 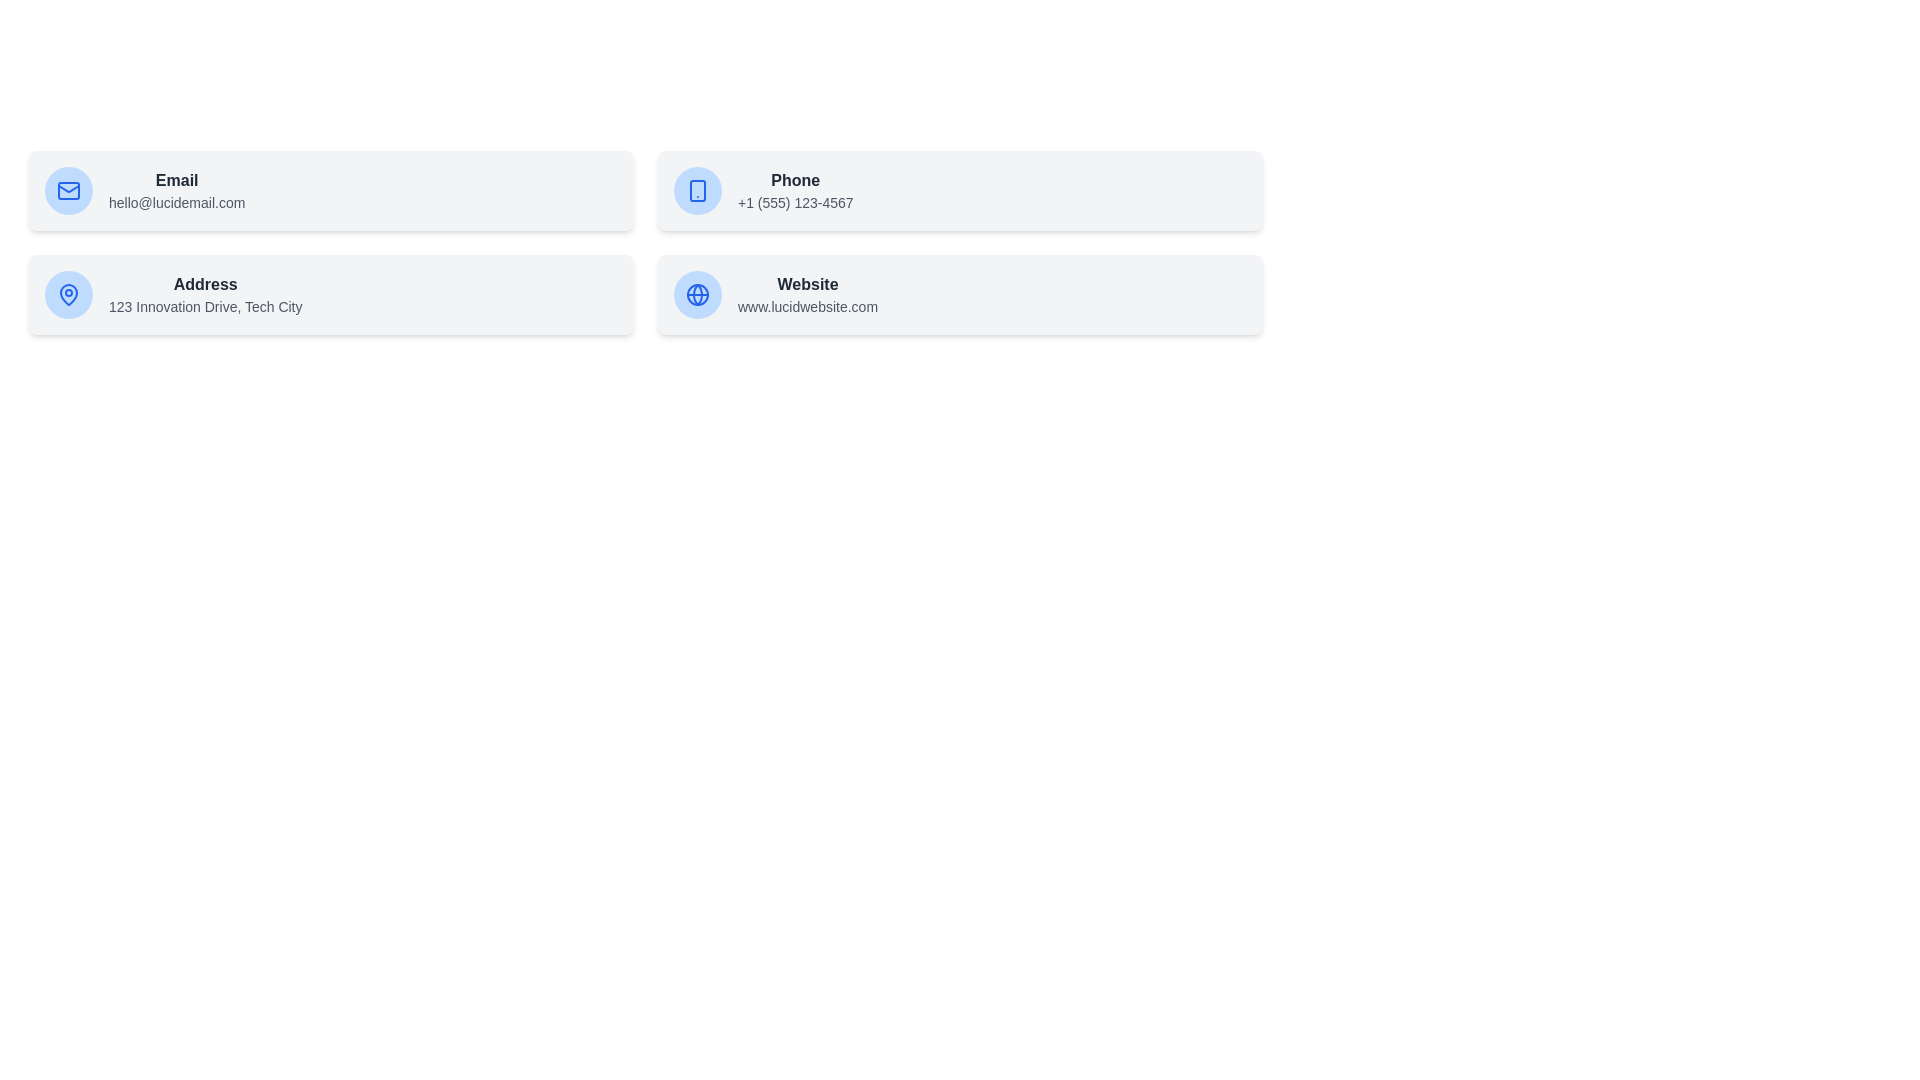 I want to click on the non-interactive information display card that shows a phone number, located in the top-right section of the grid layout, so click(x=960, y=191).